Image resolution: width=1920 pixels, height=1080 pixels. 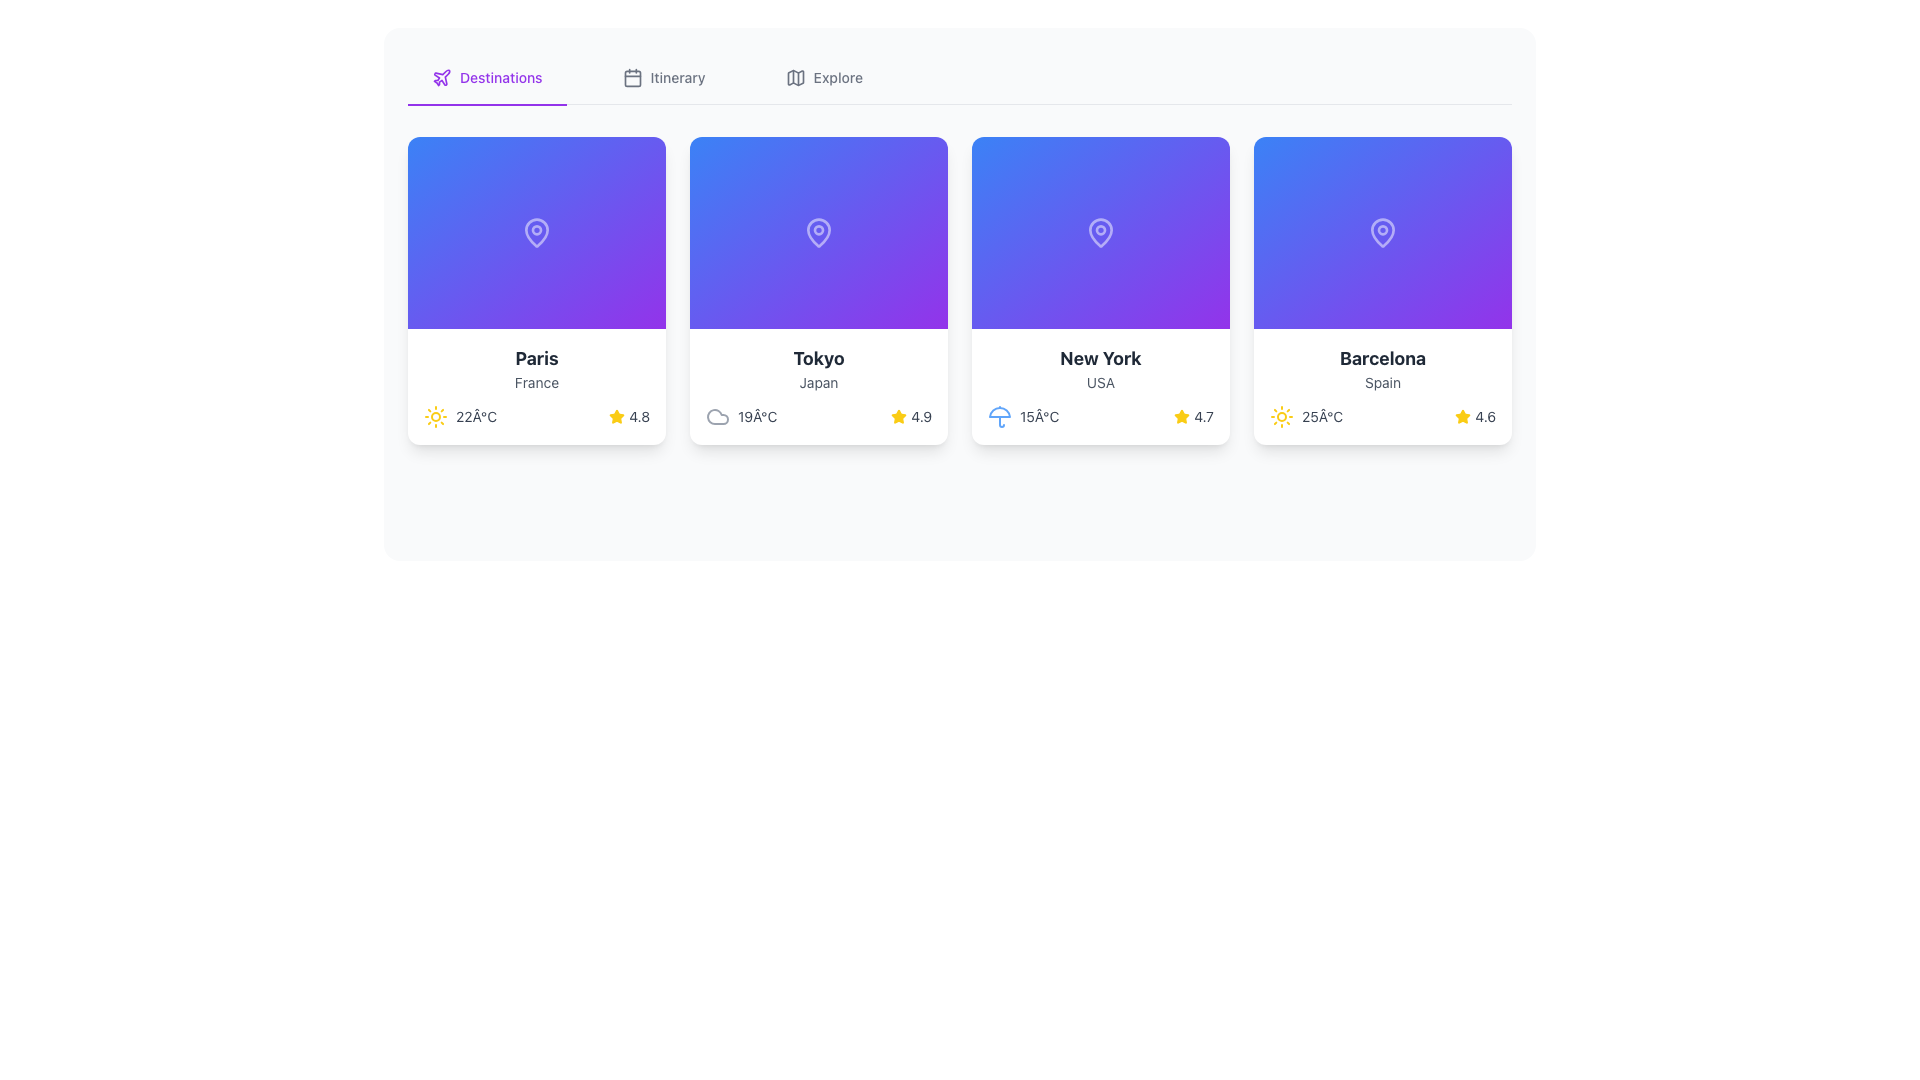 I want to click on the sun icon, which is a yellow circular icon with rays, located next to the temperature text '25Â°C' in the weather information section for Barcelona, Spain, so click(x=1281, y=415).